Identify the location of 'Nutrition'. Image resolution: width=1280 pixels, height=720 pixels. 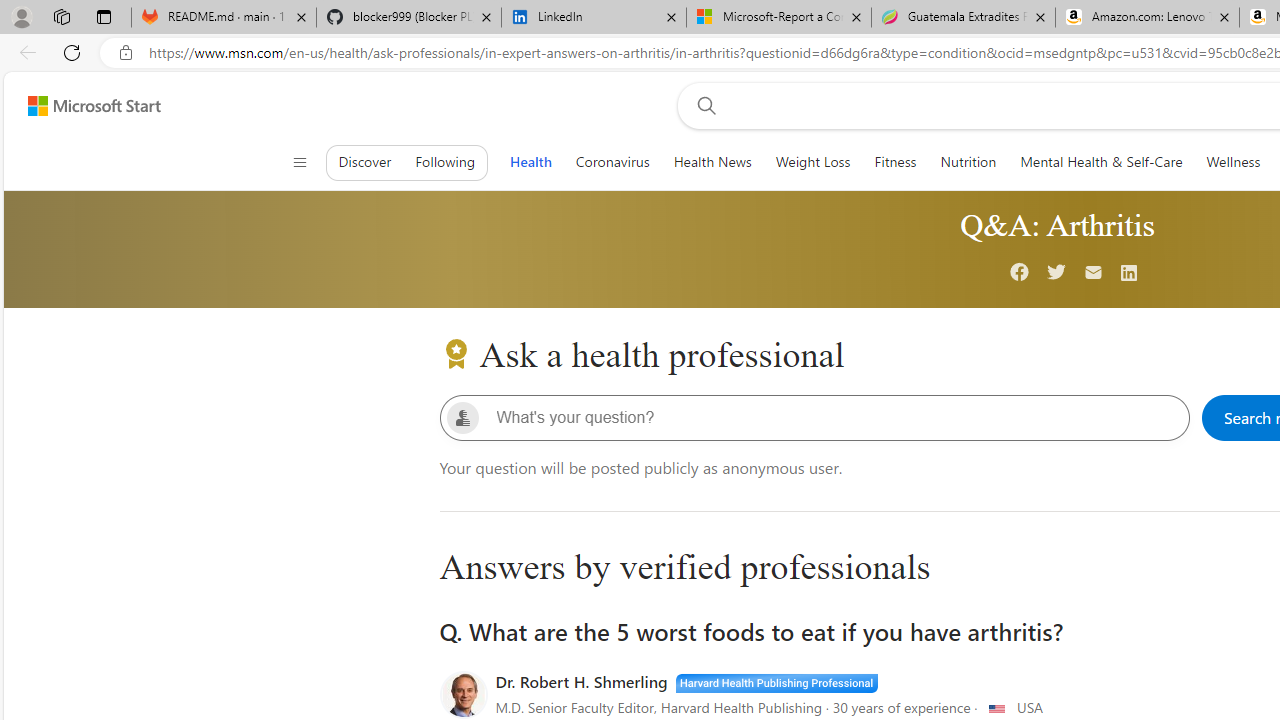
(968, 161).